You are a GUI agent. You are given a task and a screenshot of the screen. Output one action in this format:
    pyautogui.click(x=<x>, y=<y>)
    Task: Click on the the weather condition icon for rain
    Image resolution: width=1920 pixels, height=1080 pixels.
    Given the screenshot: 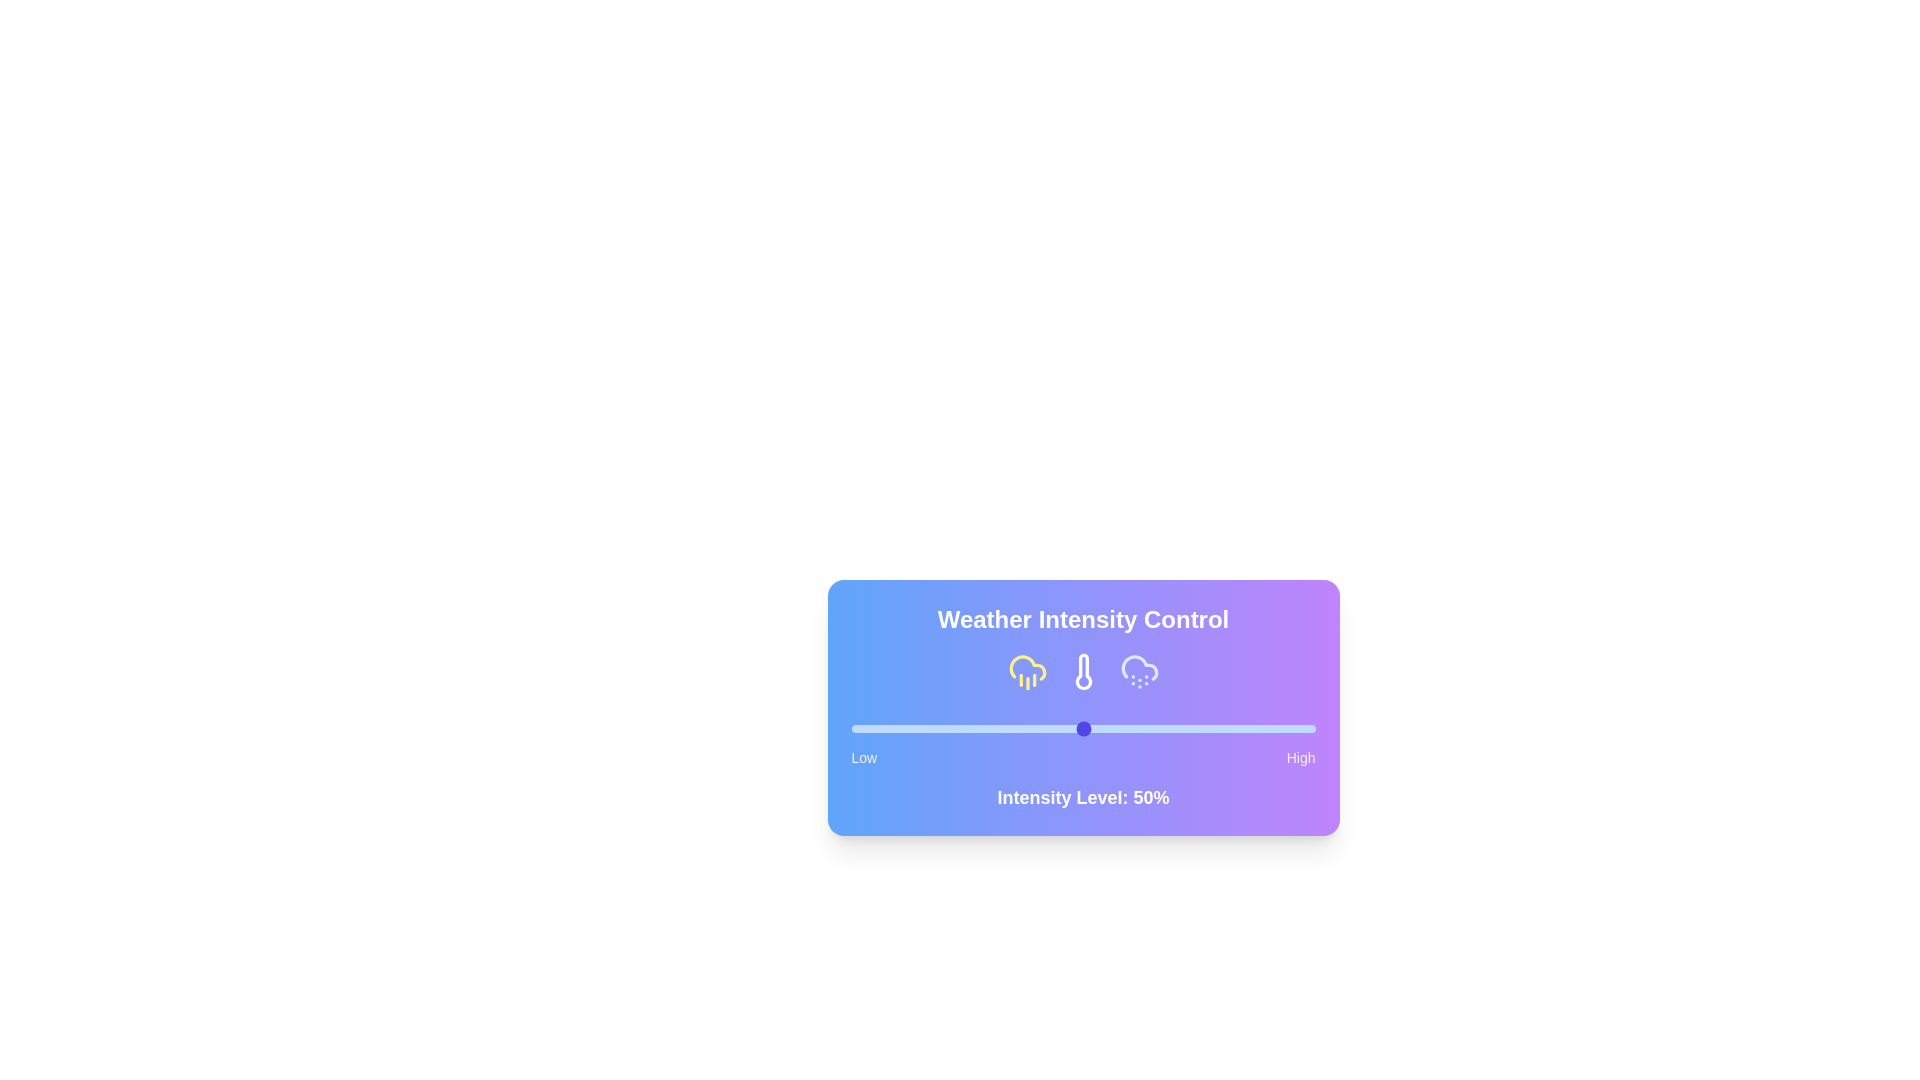 What is the action you would take?
    pyautogui.click(x=1027, y=671)
    